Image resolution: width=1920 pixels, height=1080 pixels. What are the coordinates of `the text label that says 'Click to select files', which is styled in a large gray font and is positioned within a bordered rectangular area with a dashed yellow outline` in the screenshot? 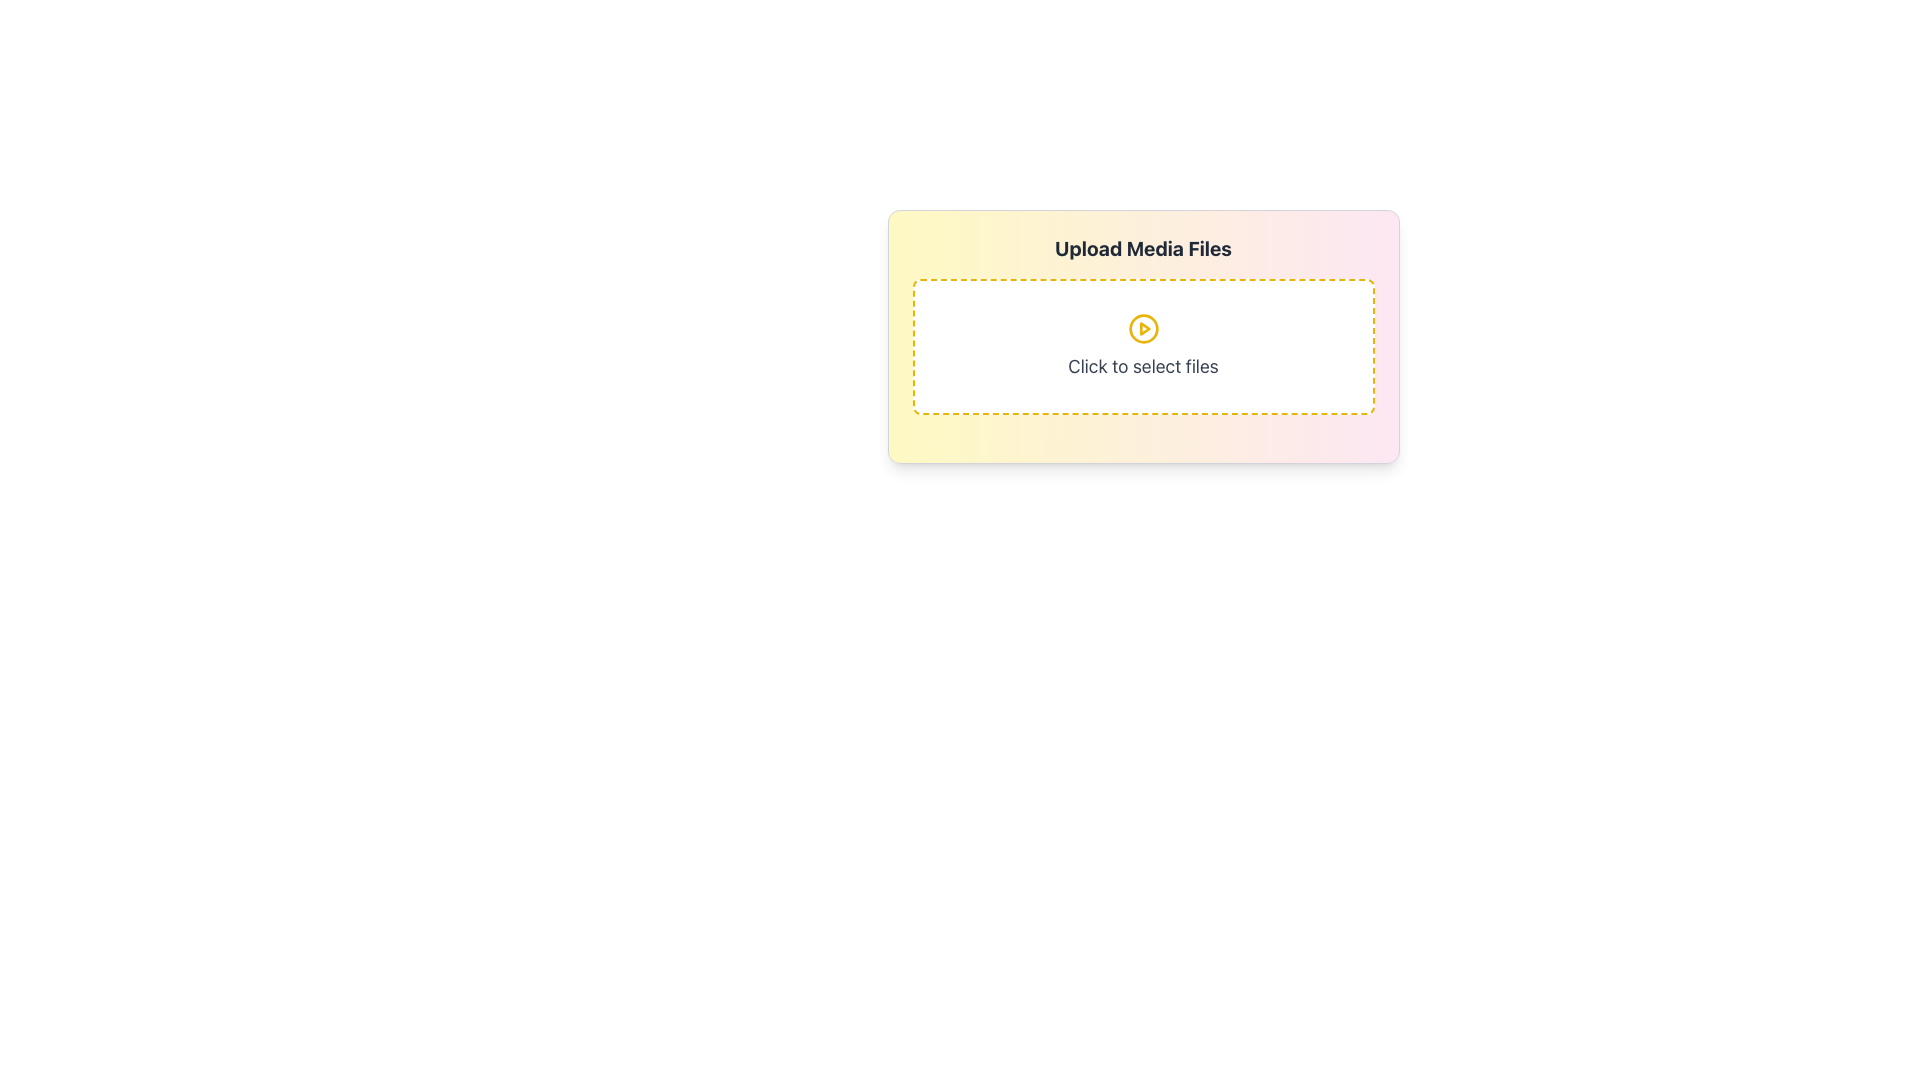 It's located at (1143, 366).